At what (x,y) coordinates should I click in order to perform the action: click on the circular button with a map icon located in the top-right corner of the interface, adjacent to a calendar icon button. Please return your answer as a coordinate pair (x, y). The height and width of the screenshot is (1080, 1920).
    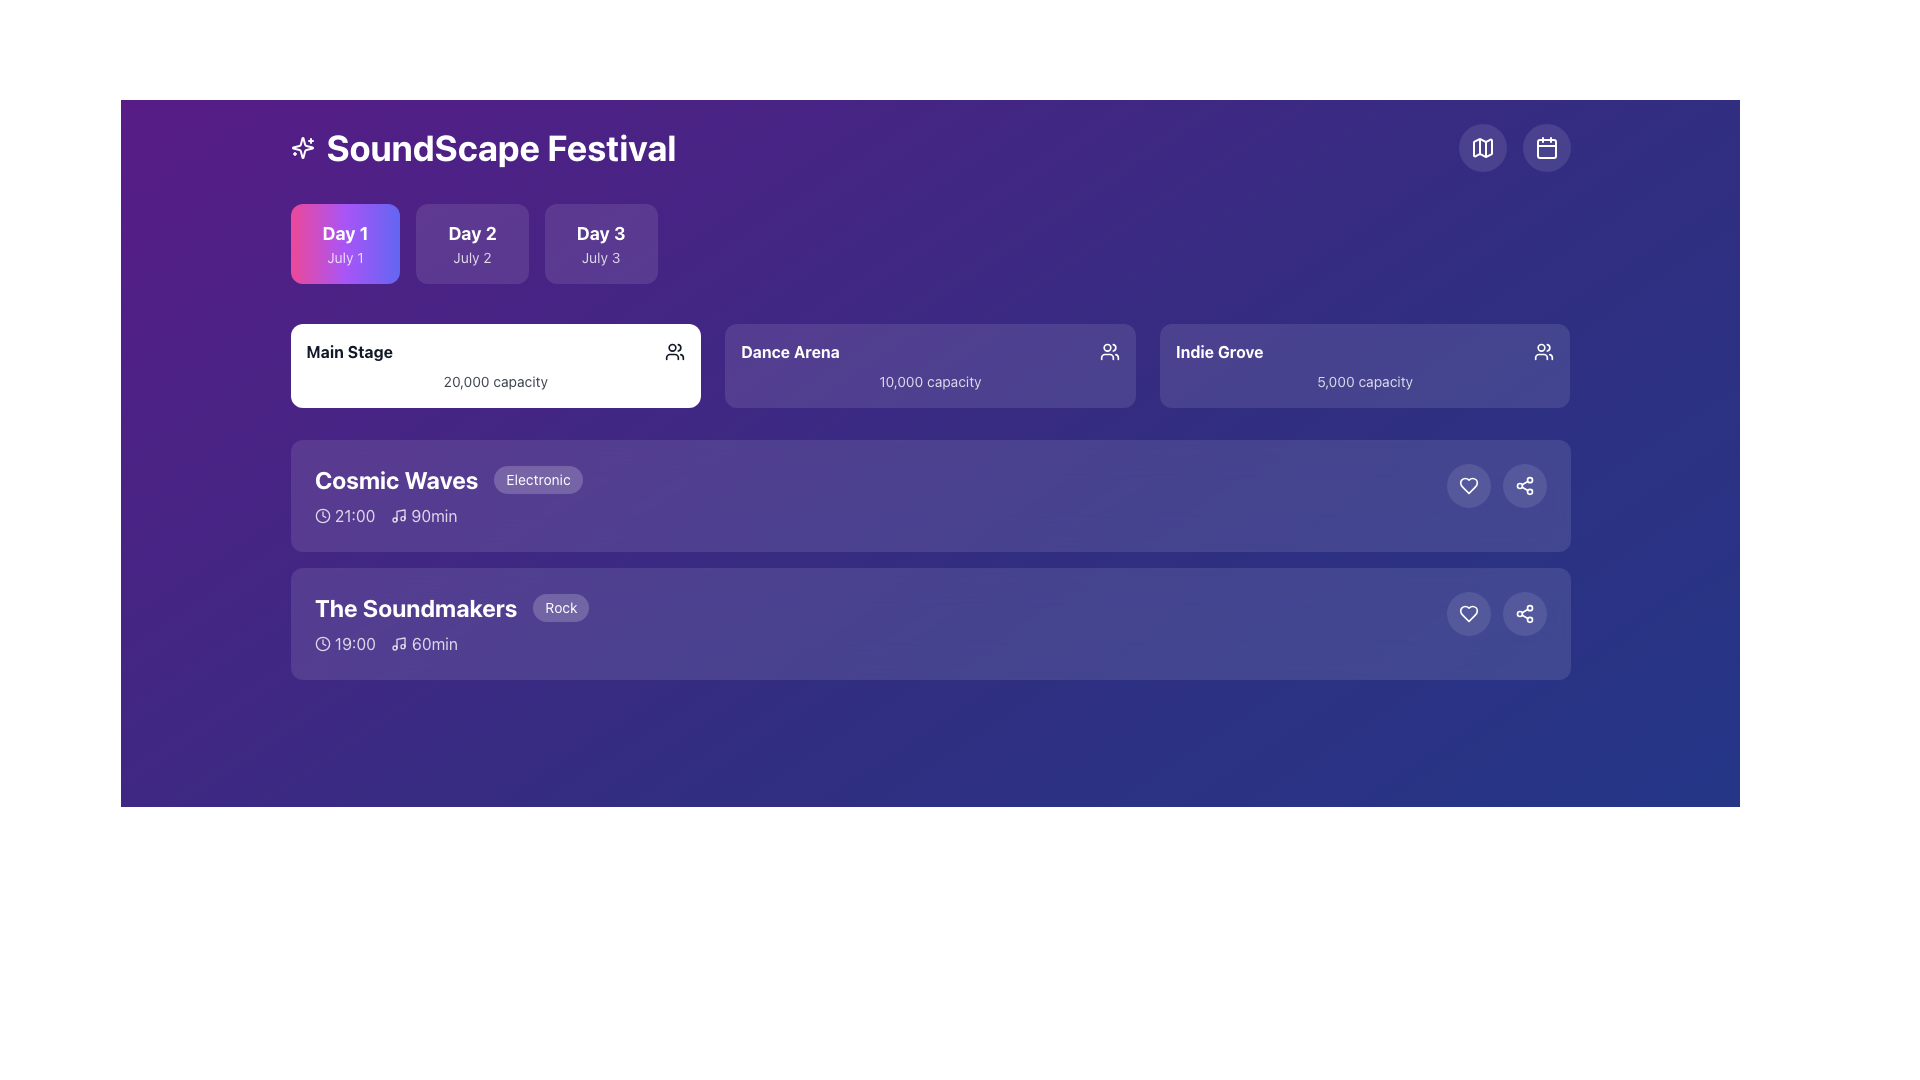
    Looking at the image, I should click on (1482, 146).